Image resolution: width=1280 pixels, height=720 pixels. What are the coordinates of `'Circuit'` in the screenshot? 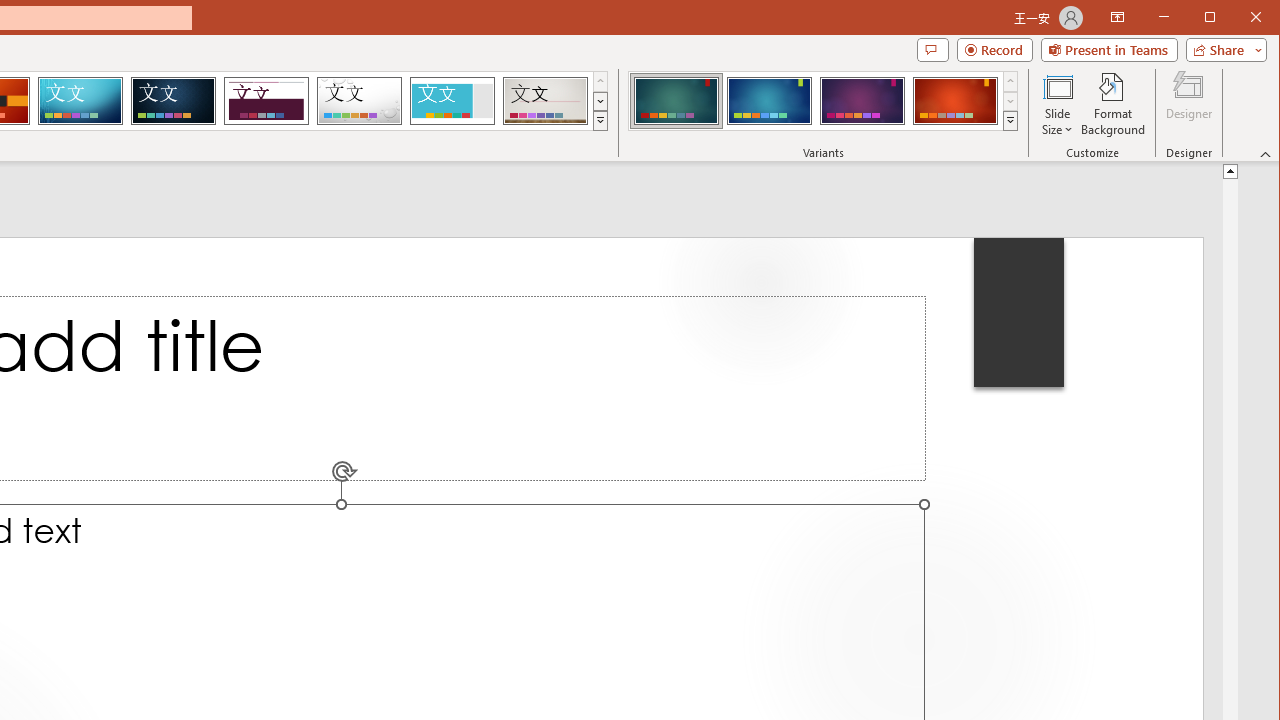 It's located at (80, 100).